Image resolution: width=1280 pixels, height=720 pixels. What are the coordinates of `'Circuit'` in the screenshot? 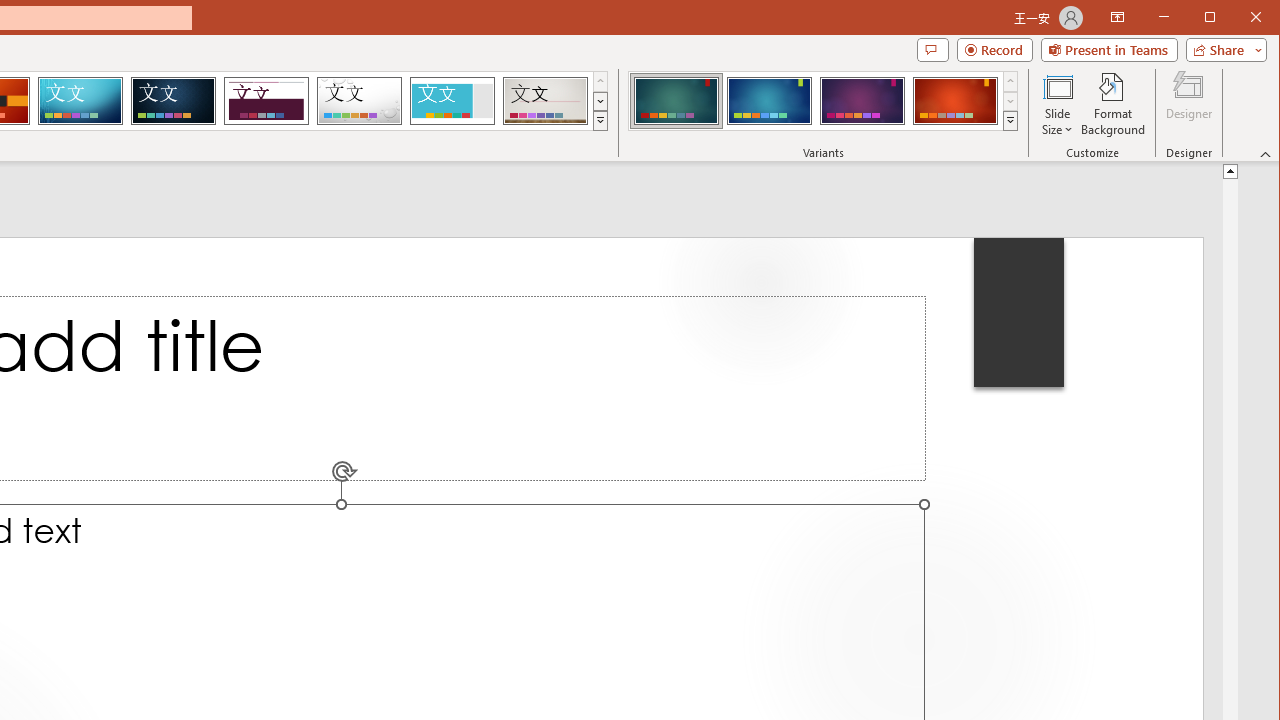 It's located at (80, 100).